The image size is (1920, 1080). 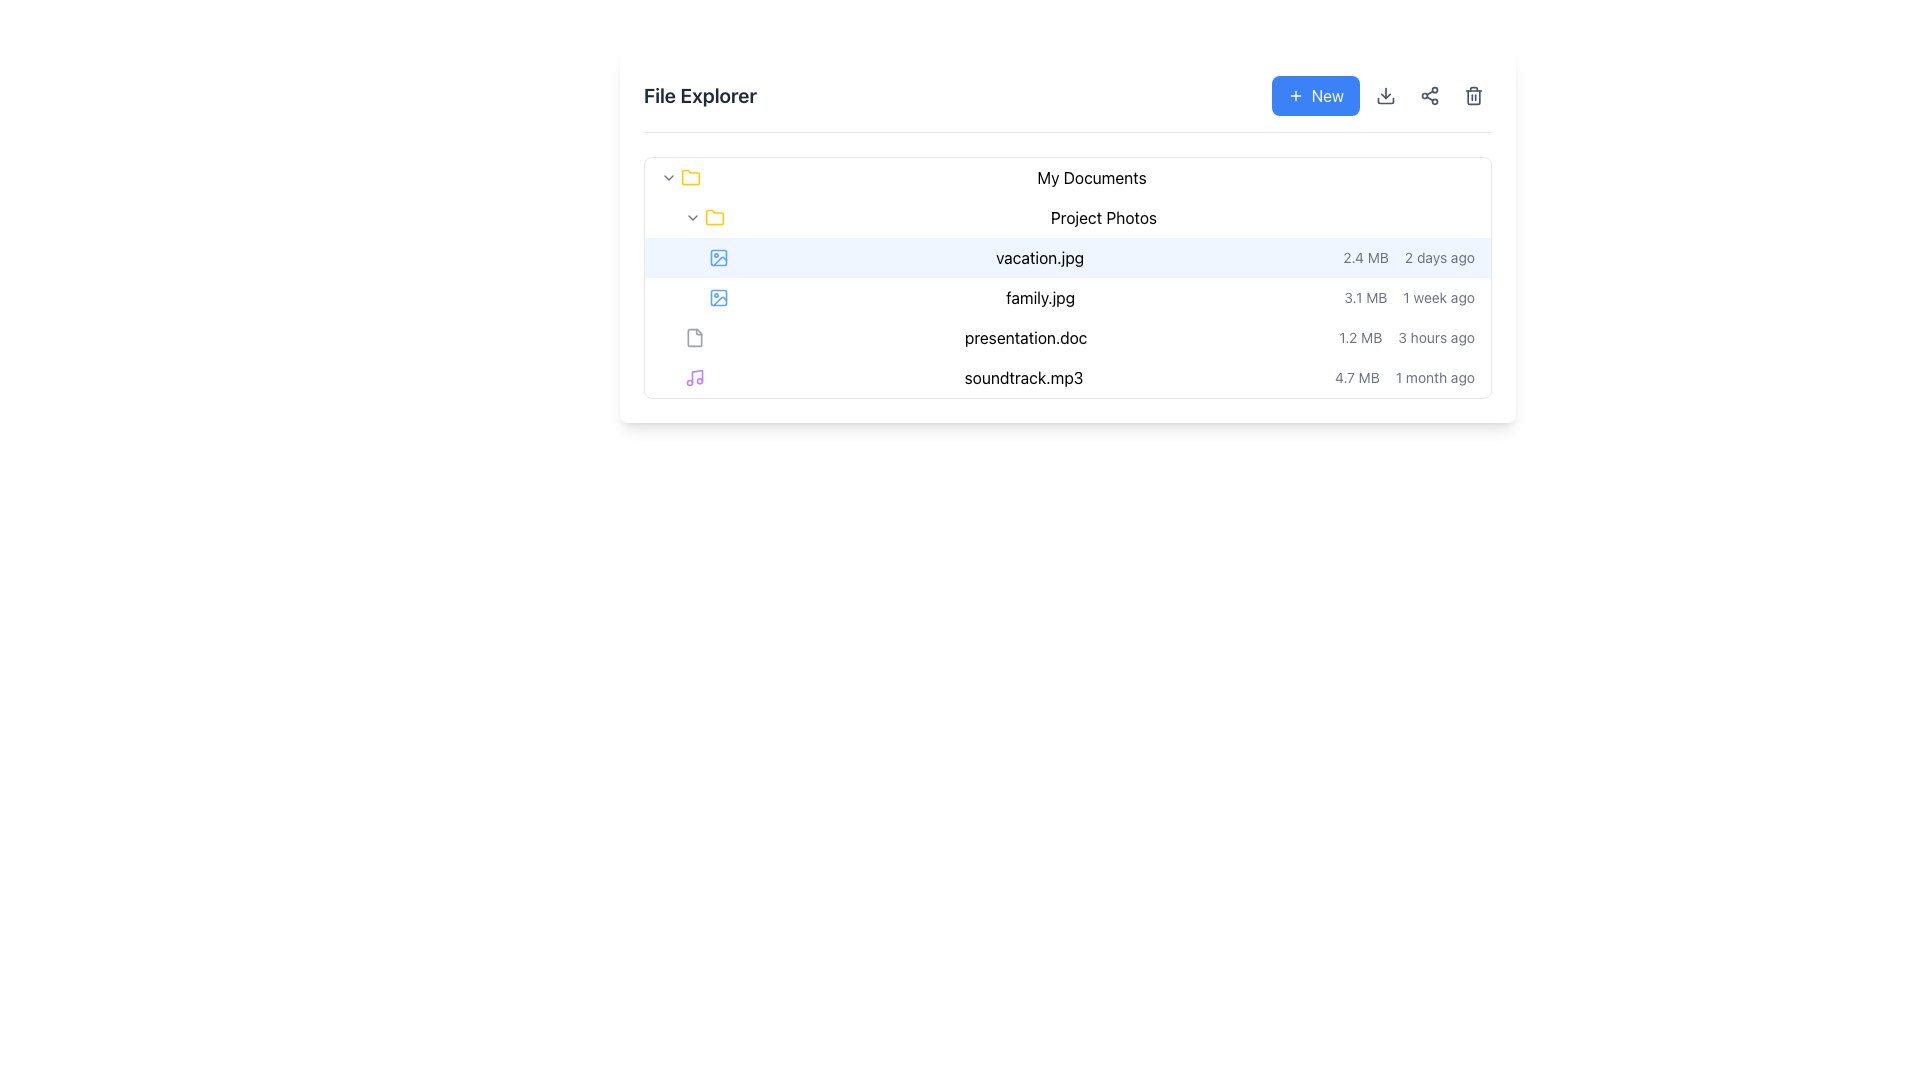 I want to click on the downward arrow icon button, which is styled in grayscale and located immediately to the right of the blue 'New' button, so click(x=1380, y=96).